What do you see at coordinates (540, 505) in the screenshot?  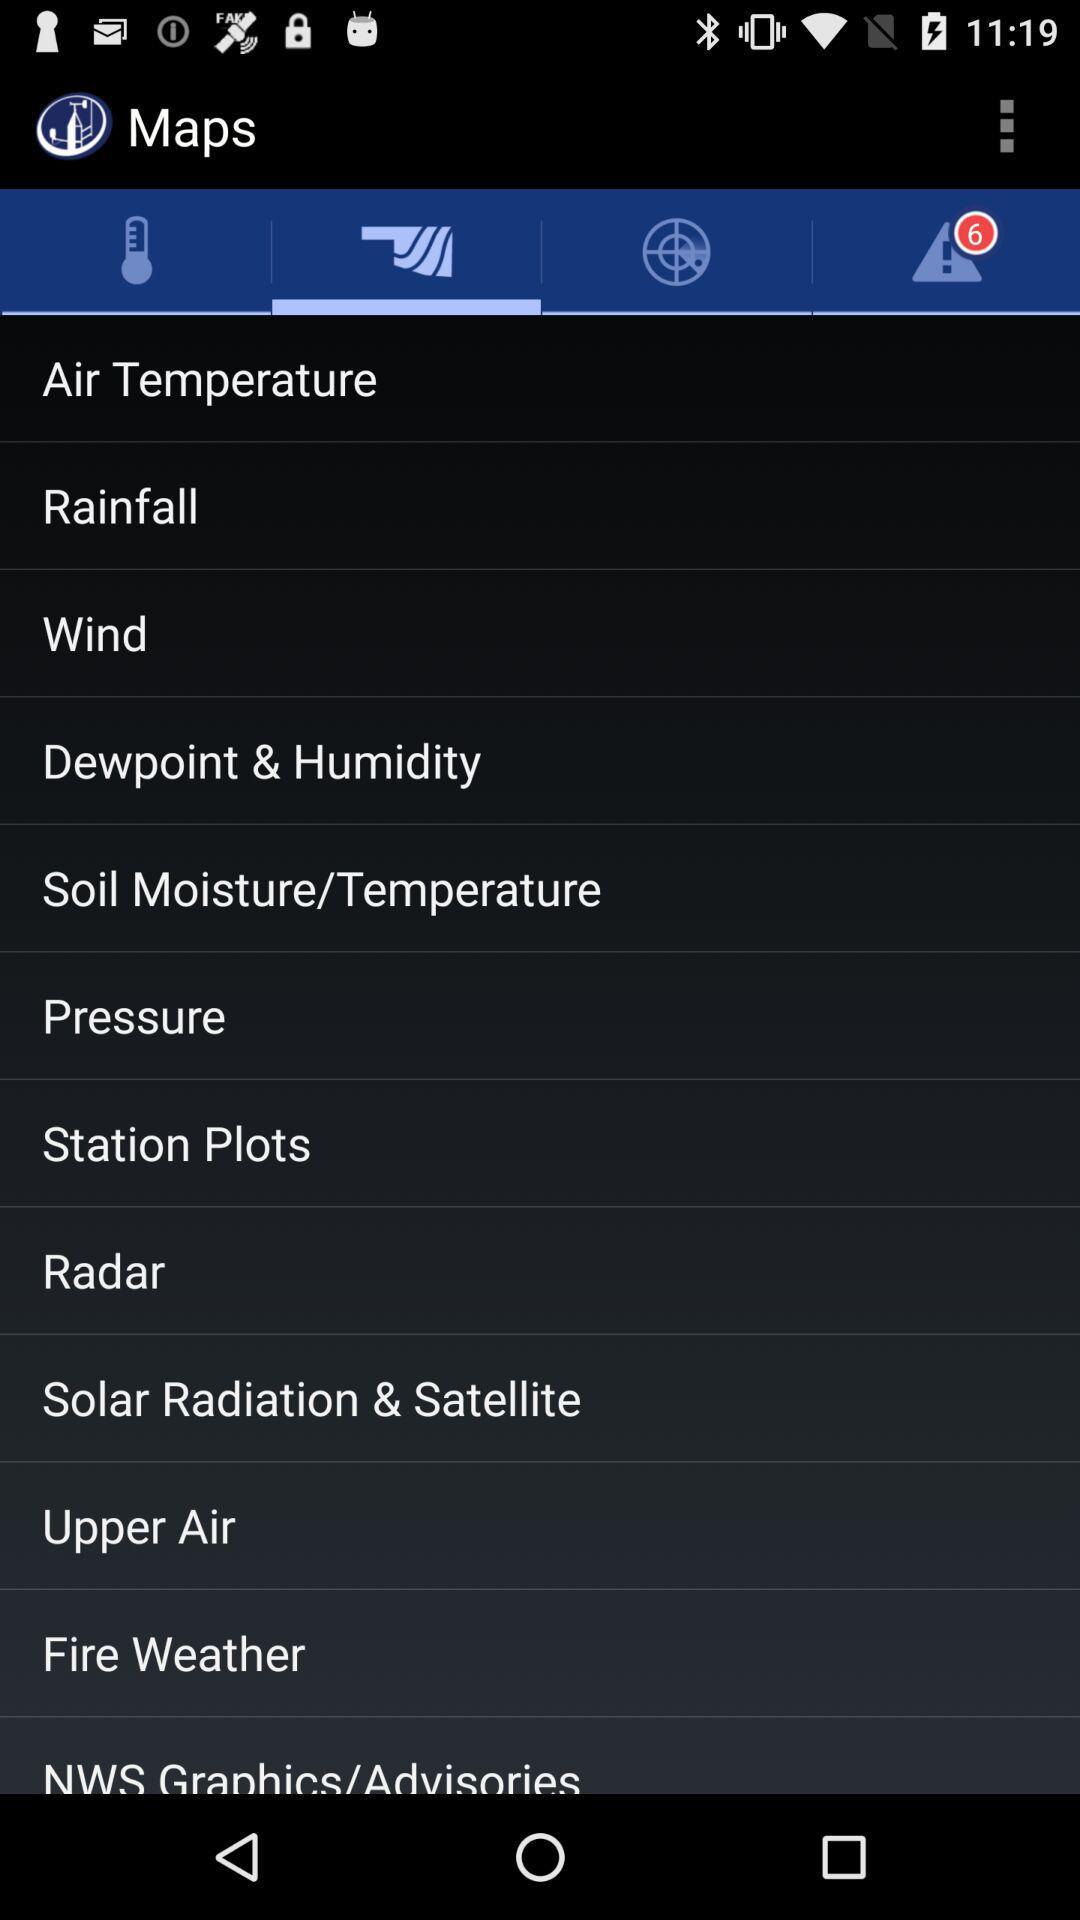 I see `the rainfall icon` at bounding box center [540, 505].